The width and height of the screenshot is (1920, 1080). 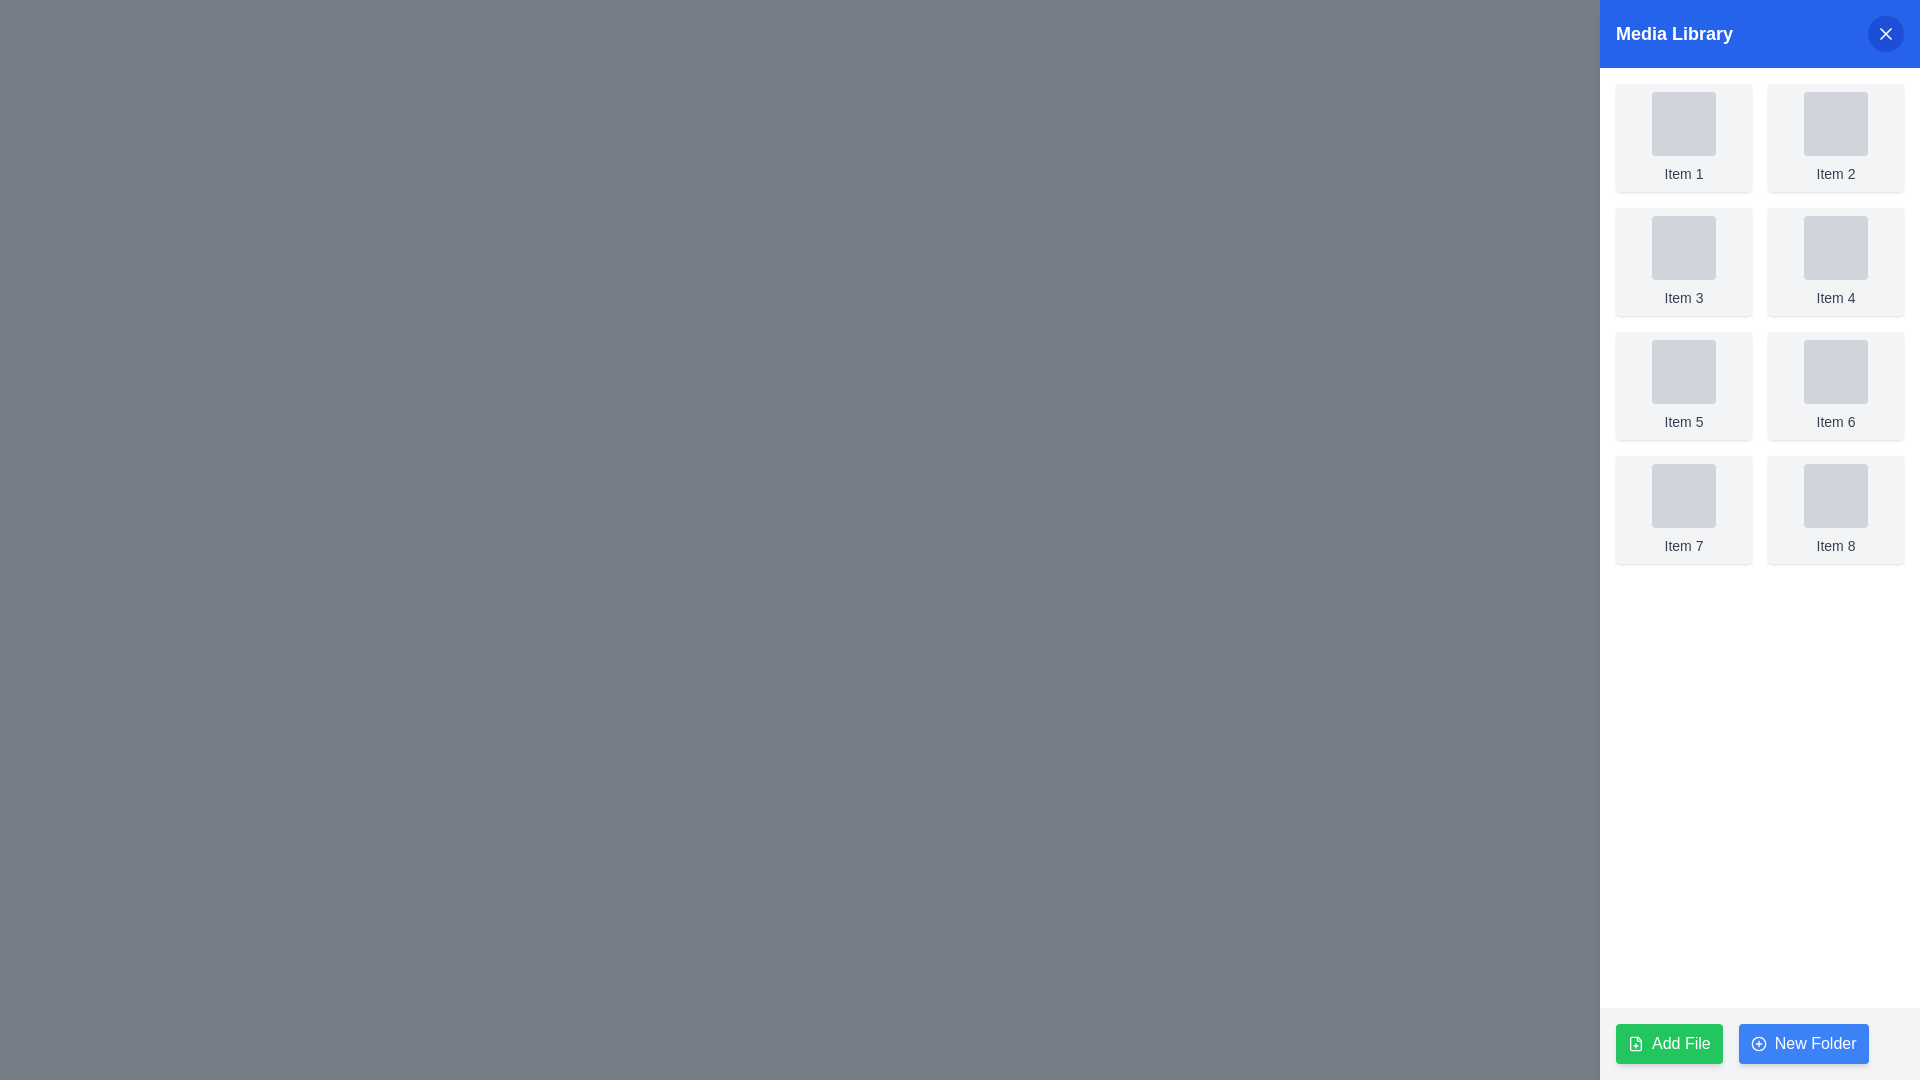 What do you see at coordinates (1835, 420) in the screenshot?
I see `the non-interactive Text Label that identifies the associated media as 'Item 6' in the Media Library panel` at bounding box center [1835, 420].